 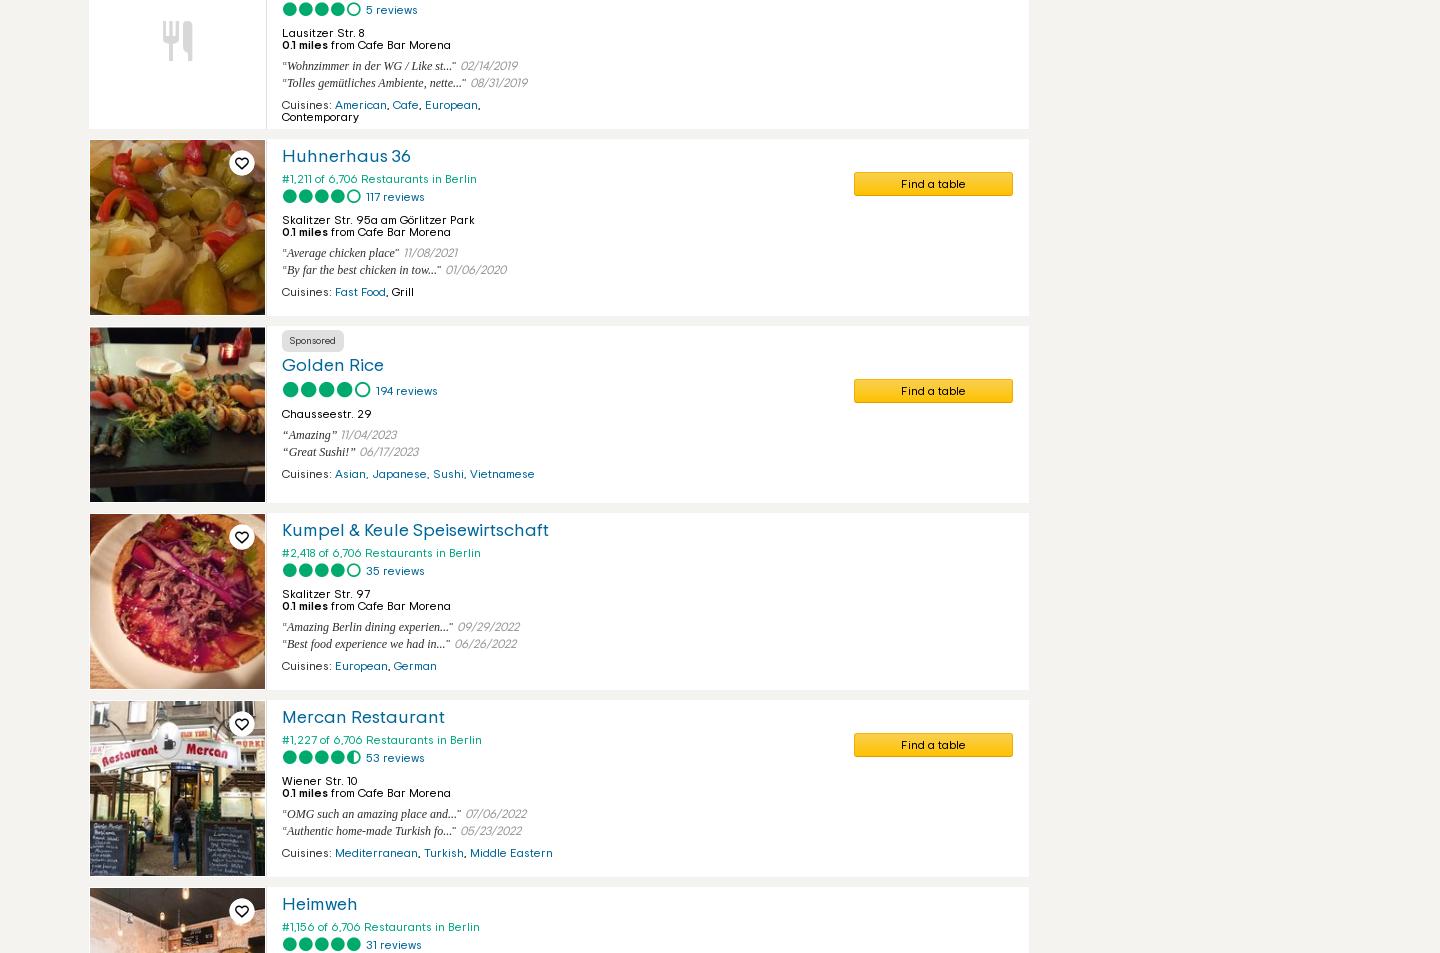 What do you see at coordinates (463, 813) in the screenshot?
I see `'07/06/2022'` at bounding box center [463, 813].